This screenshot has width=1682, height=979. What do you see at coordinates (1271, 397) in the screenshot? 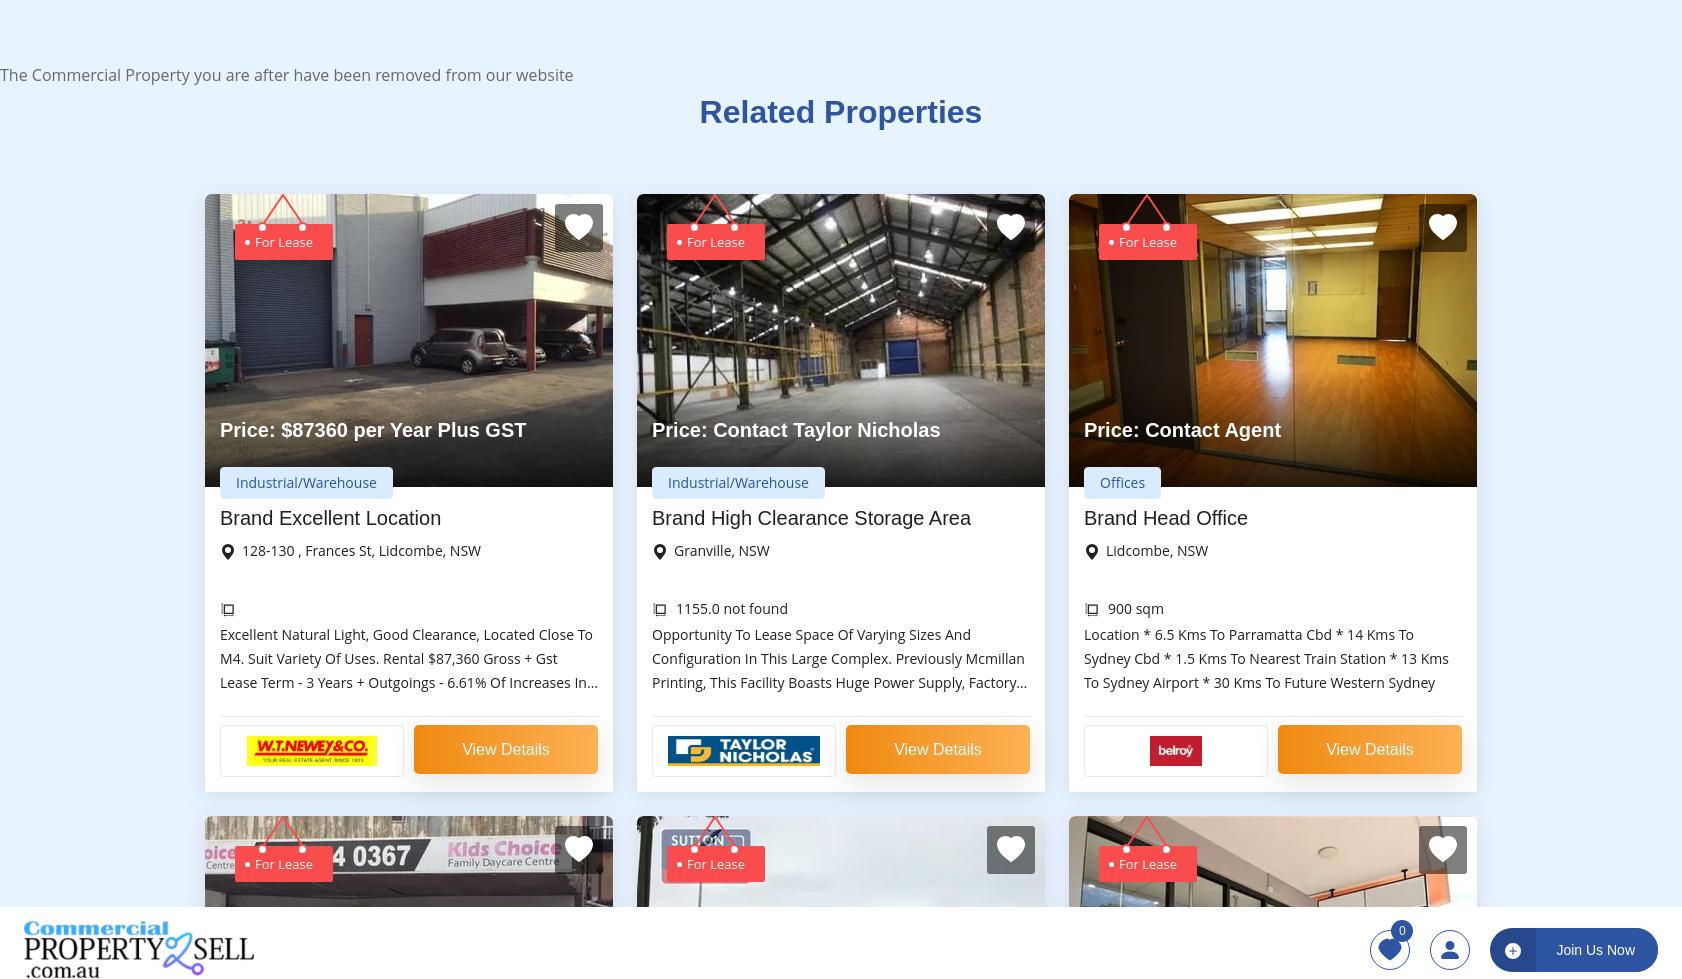
I see `'Gunning Real Estate Is Pleased To Present This Fully Fitted And Partitioned Office/shop. Located On The Ground Floor Of A Mixed-use Apartment And Facing Busy Parramatta Rd, The Property Is Within Minutes' Walk From 3 Train Stations: Homebush, North S'` at bounding box center [1271, 397].